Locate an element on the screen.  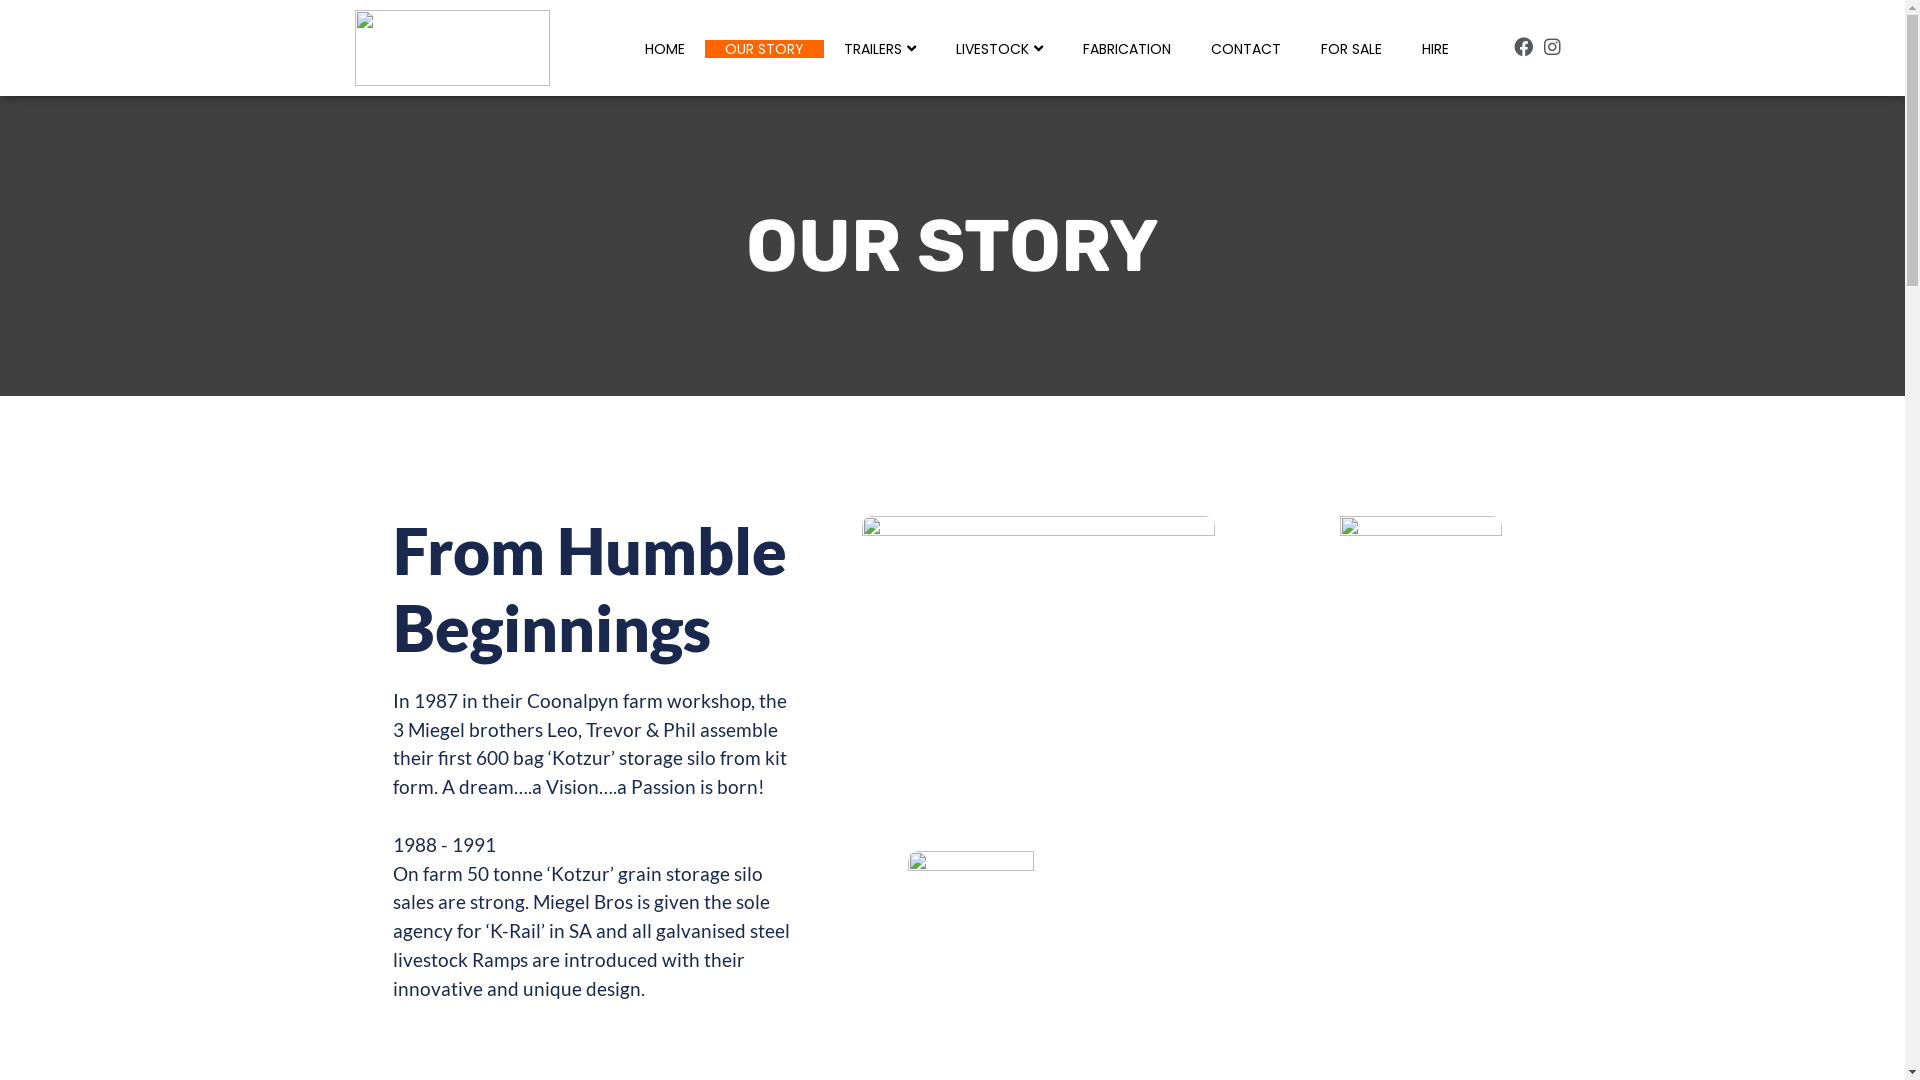
'HIRE' is located at coordinates (1434, 48).